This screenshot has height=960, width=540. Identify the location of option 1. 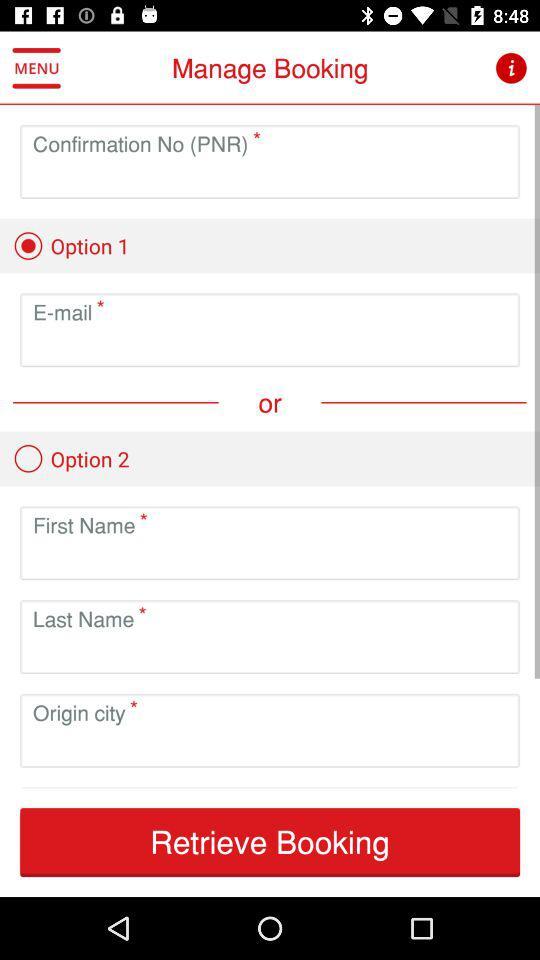
(70, 245).